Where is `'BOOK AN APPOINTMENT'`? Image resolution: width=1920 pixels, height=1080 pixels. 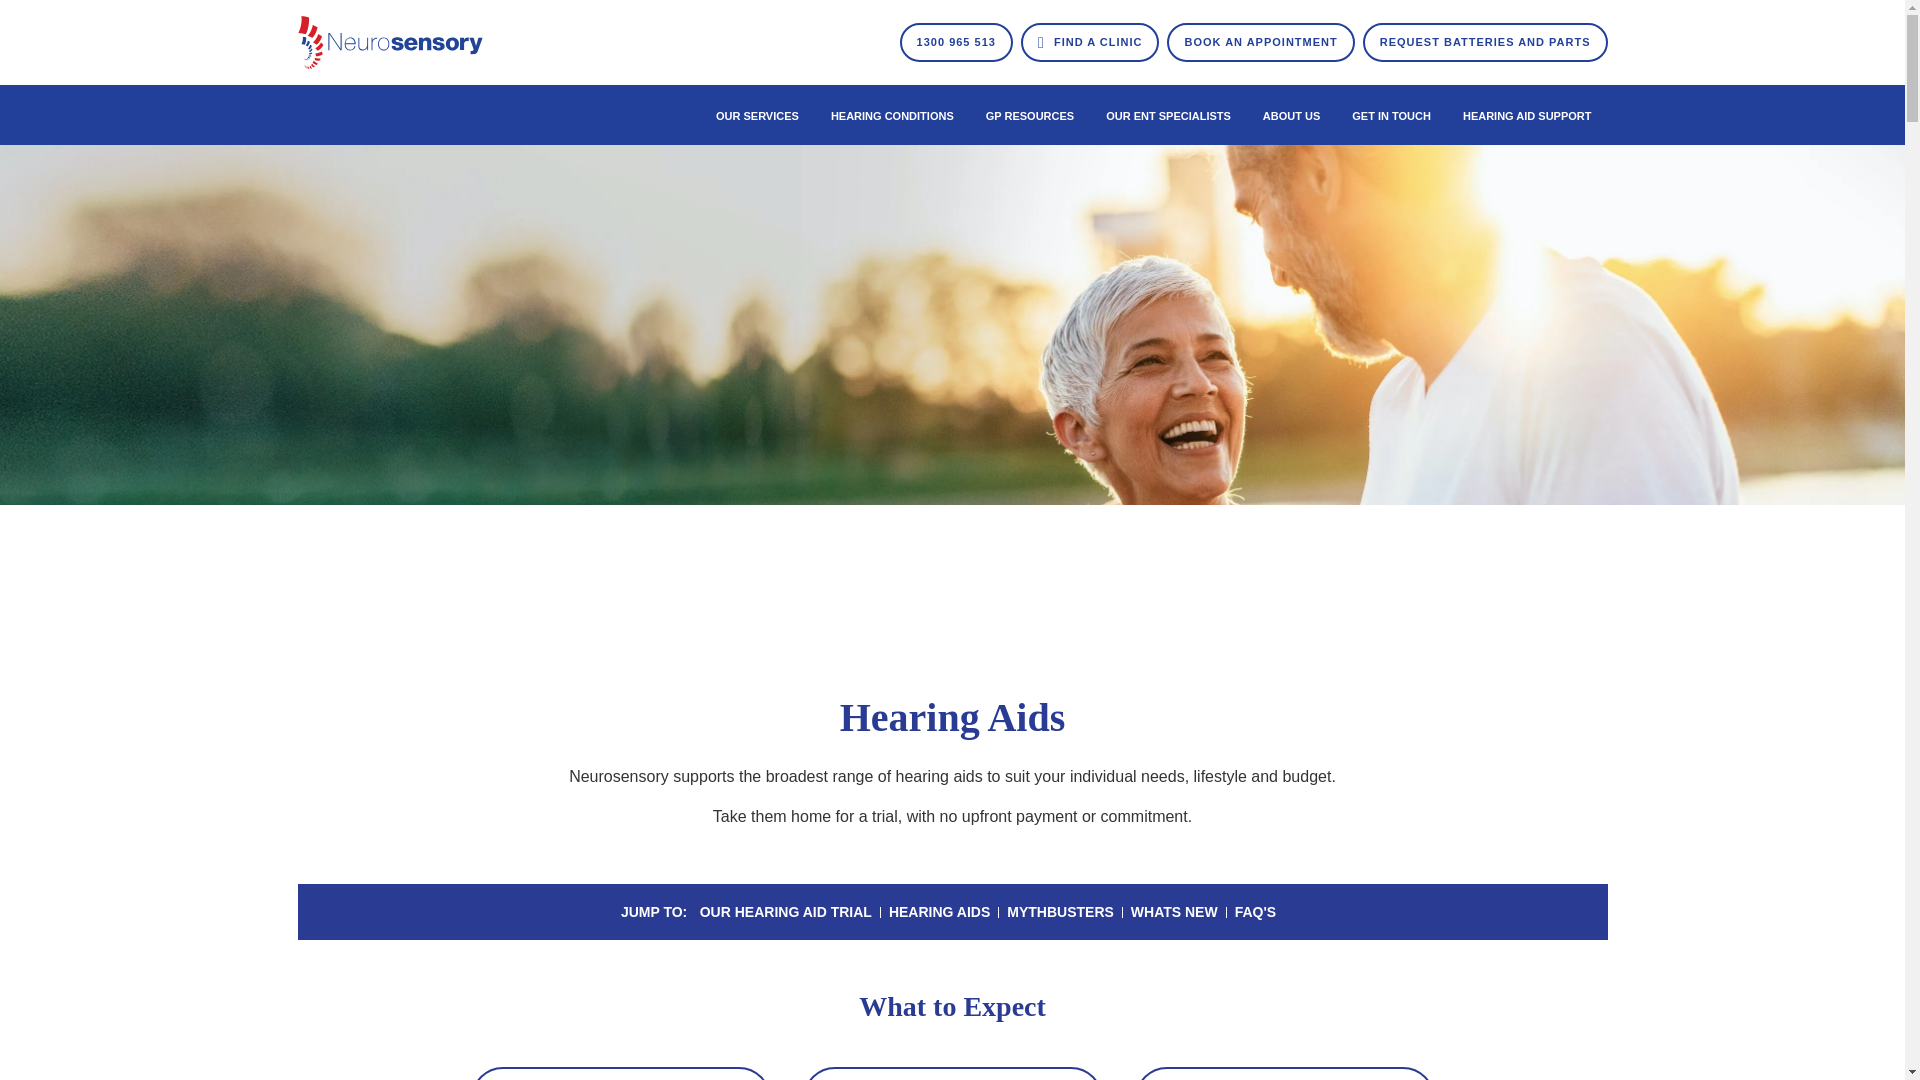 'BOOK AN APPOINTMENT' is located at coordinates (1259, 42).